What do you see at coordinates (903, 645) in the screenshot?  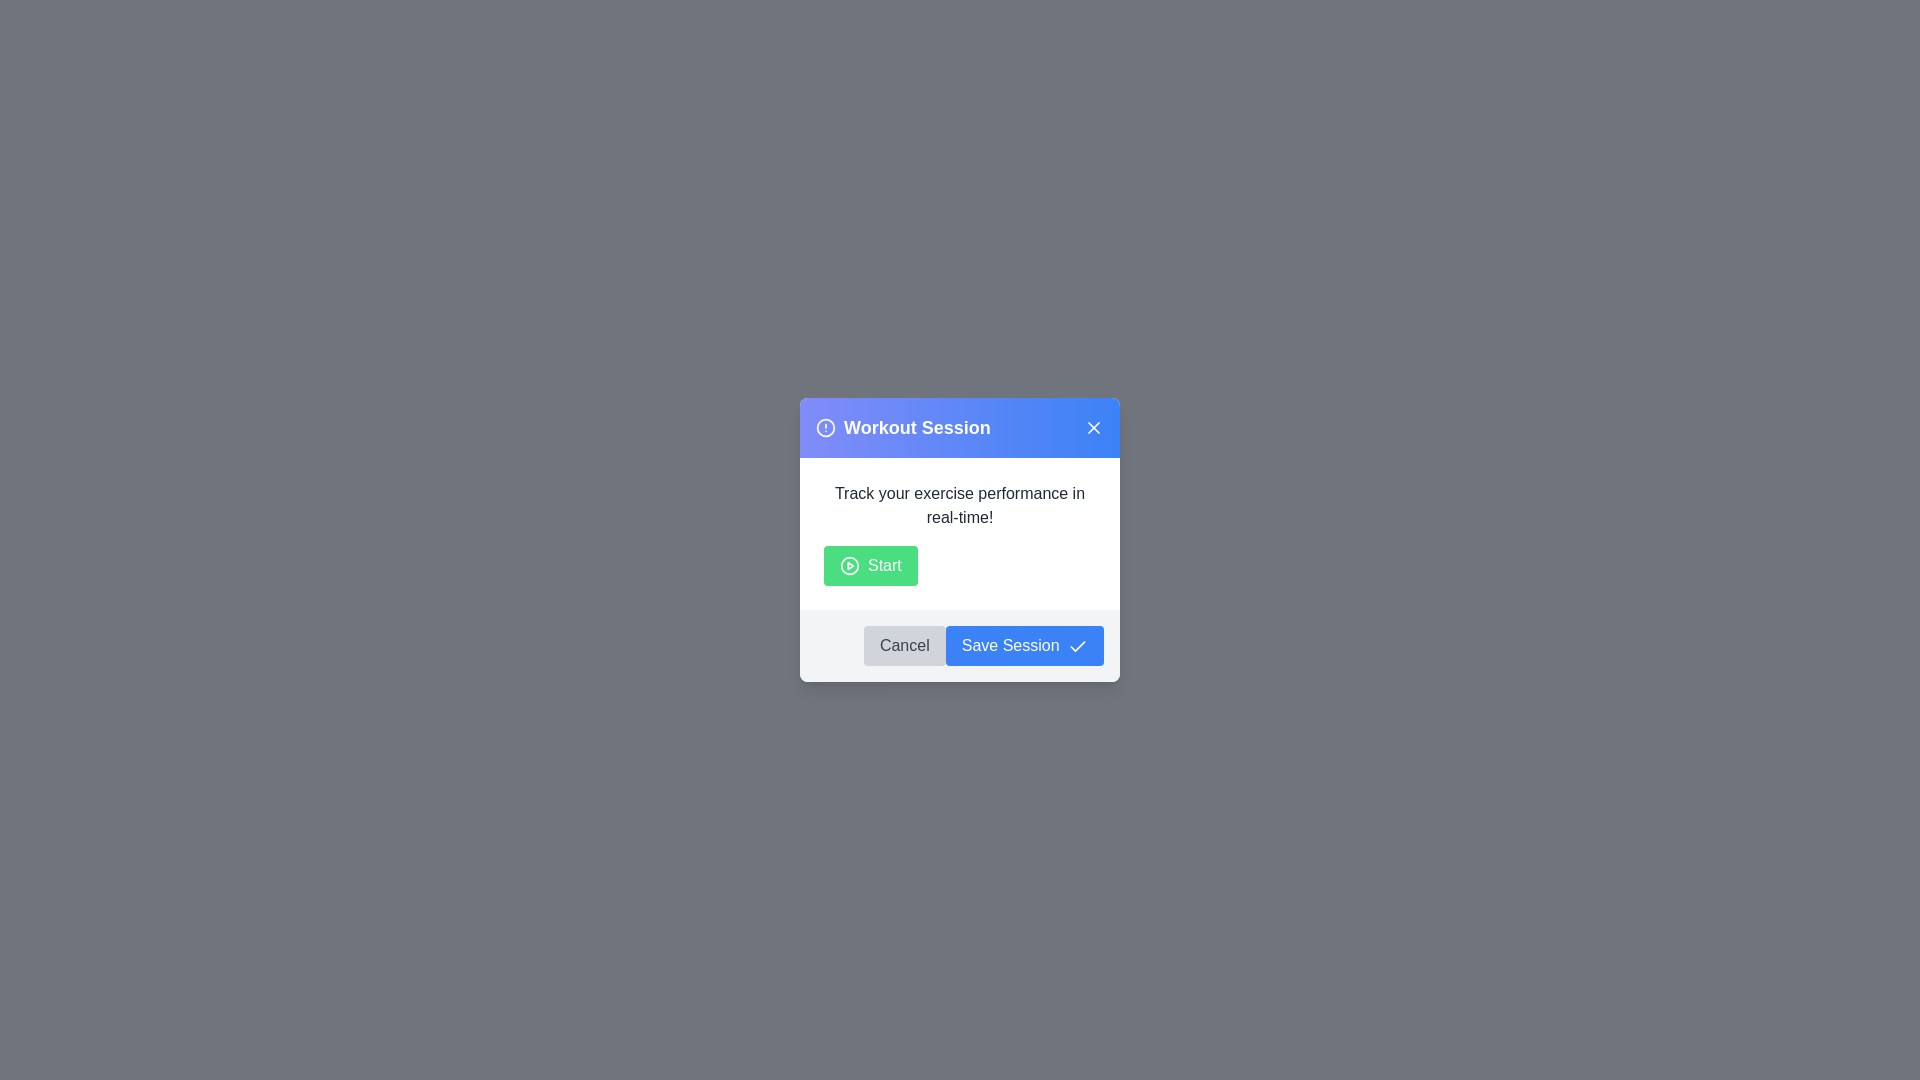 I see `the Cancel button to close the dialog` at bounding box center [903, 645].